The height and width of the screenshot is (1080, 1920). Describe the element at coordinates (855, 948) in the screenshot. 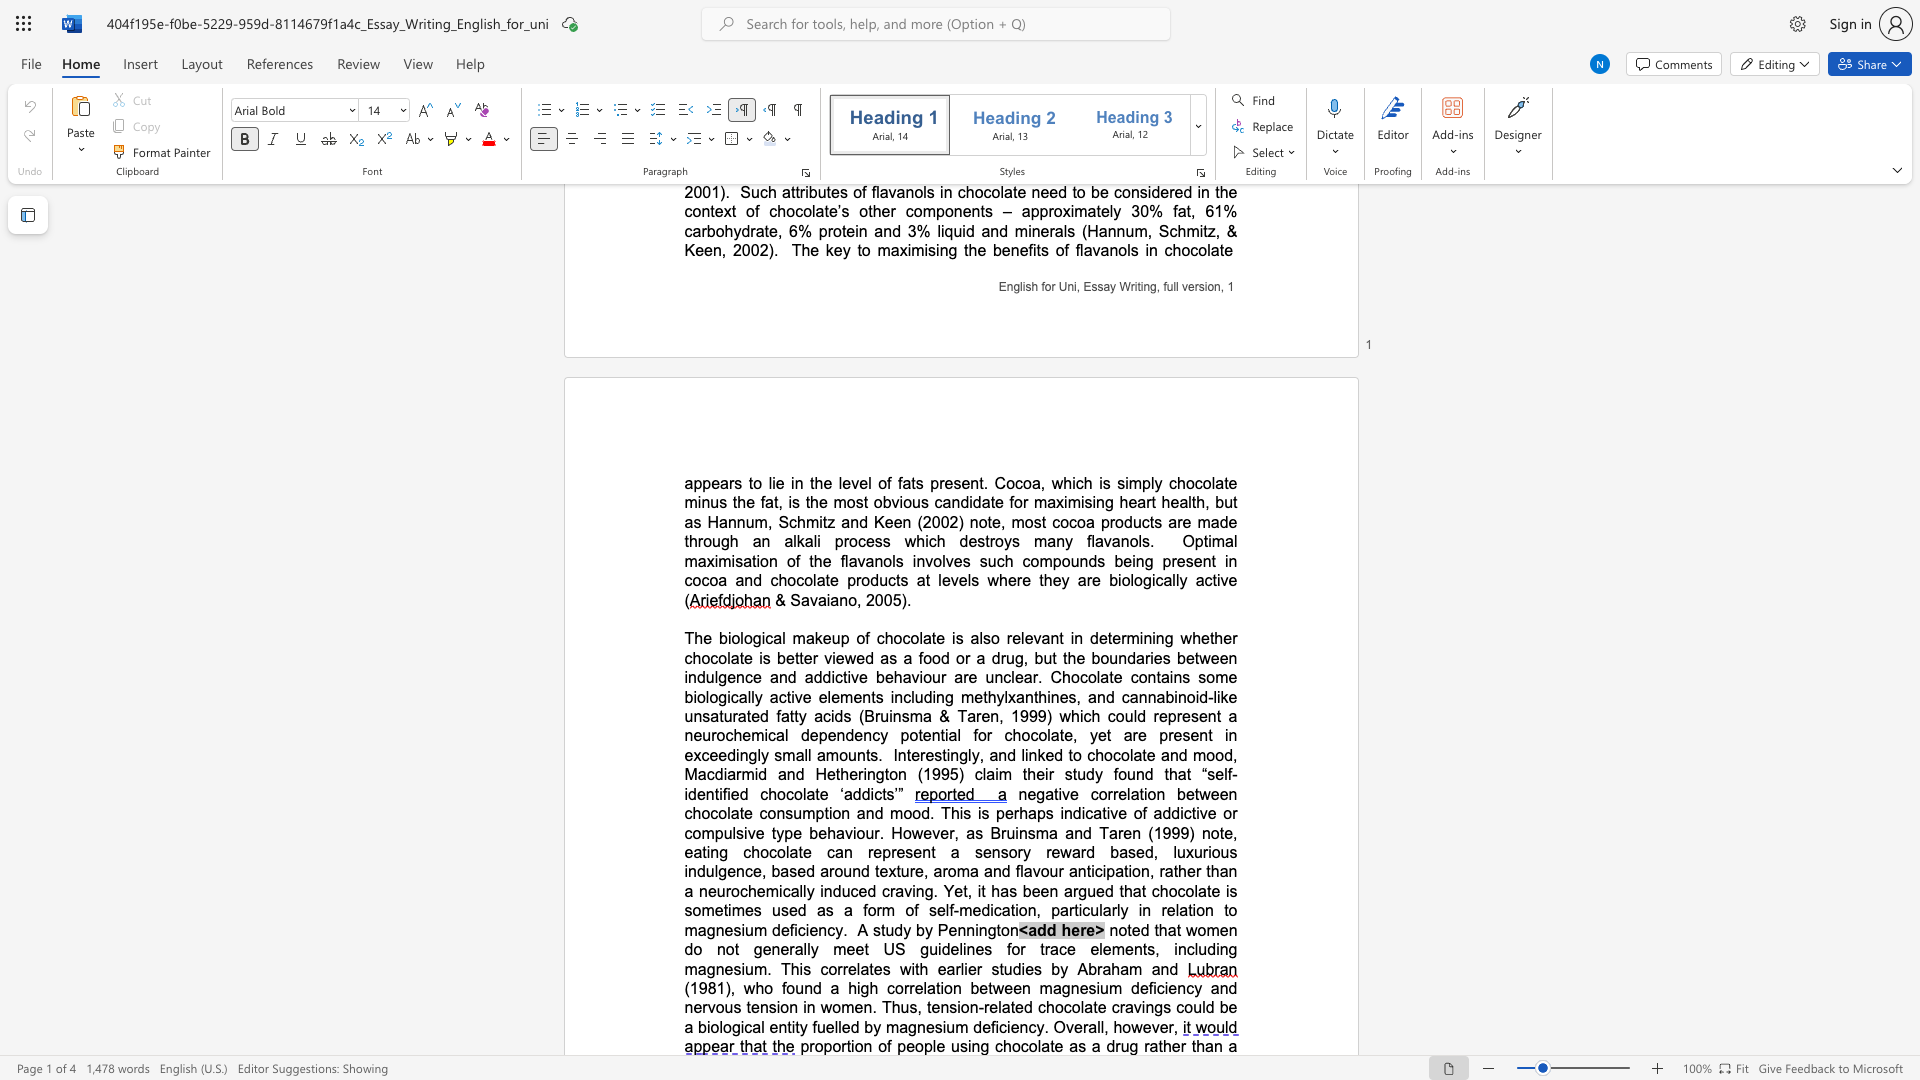

I see `the subset text "et" within the text "generally meet"` at that location.